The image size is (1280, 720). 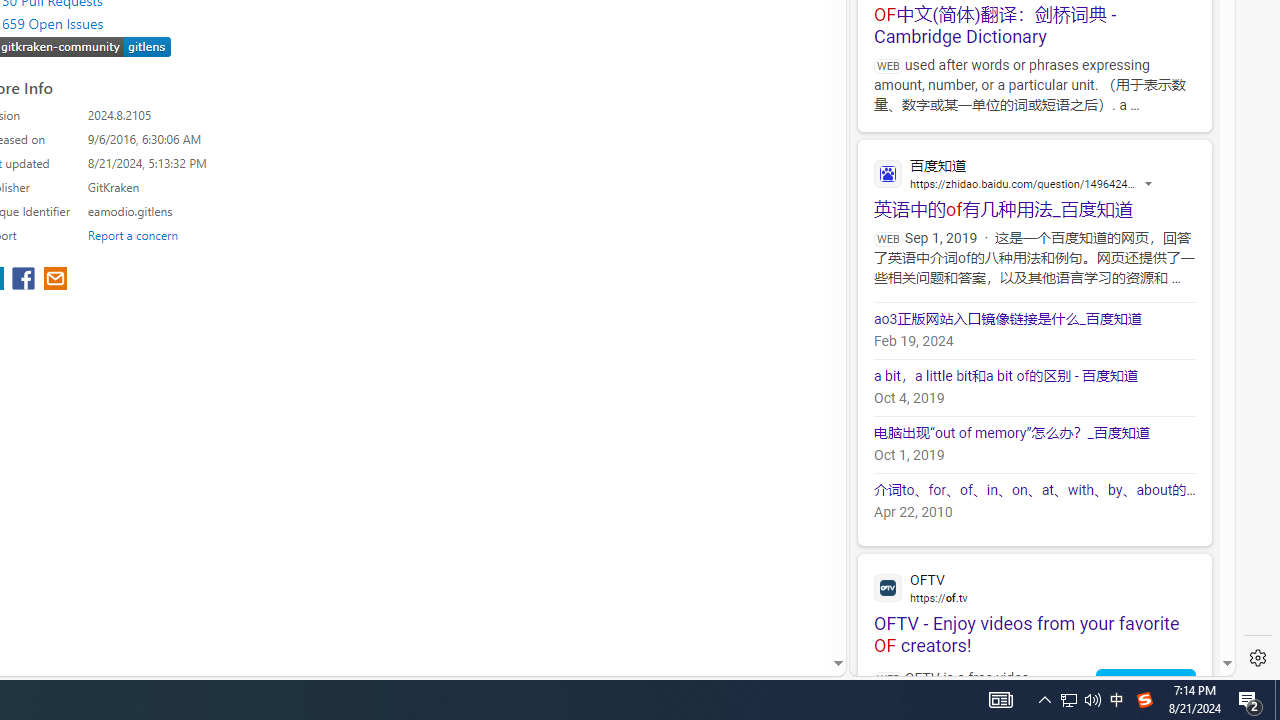 I want to click on 'Actions for this site', so click(x=1150, y=184).